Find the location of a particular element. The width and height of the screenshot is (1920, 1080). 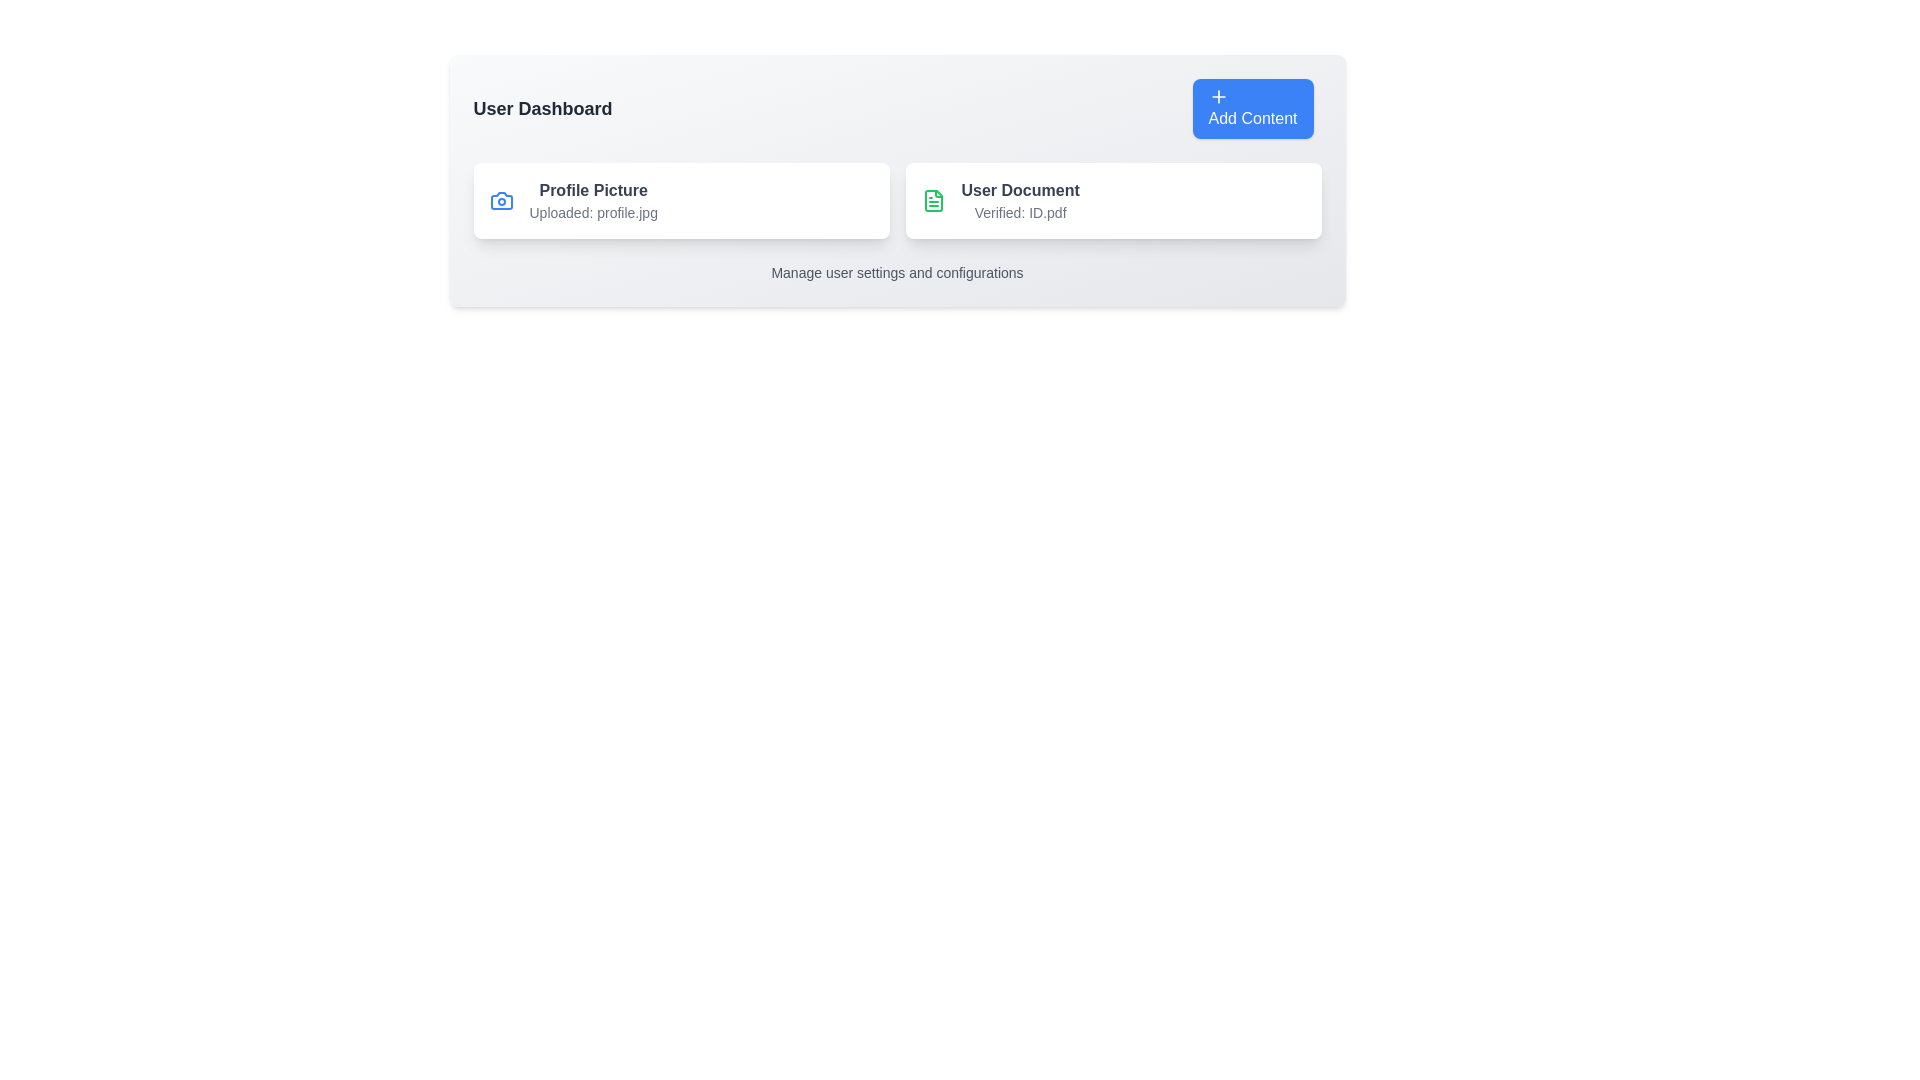

the camera icon representing the photo functionality located in the left section of the 'Profile Picture' card on the user dashboard, adjacent to the text 'Uploaded: profile.jpg' is located at coordinates (501, 200).